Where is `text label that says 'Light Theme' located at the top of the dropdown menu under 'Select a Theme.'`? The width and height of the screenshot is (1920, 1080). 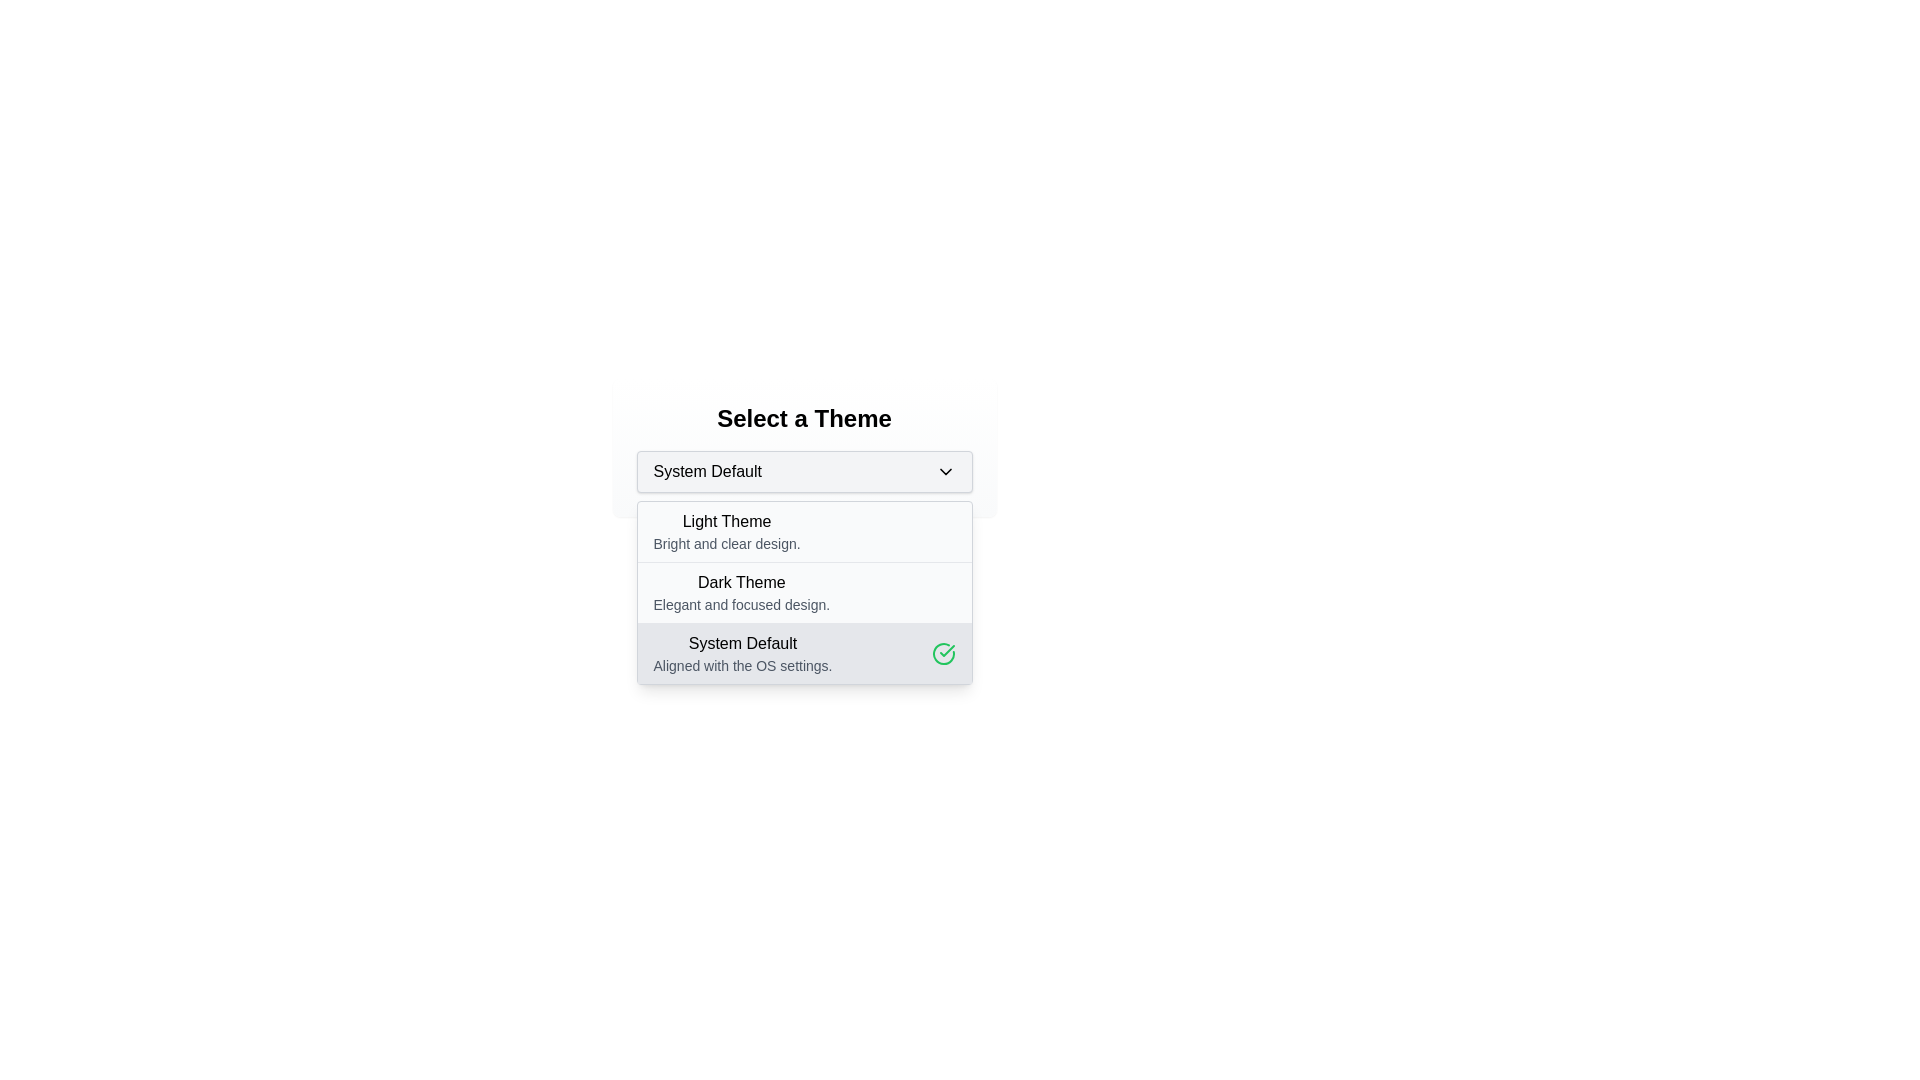 text label that says 'Light Theme' located at the top of the dropdown menu under 'Select a Theme.' is located at coordinates (726, 520).